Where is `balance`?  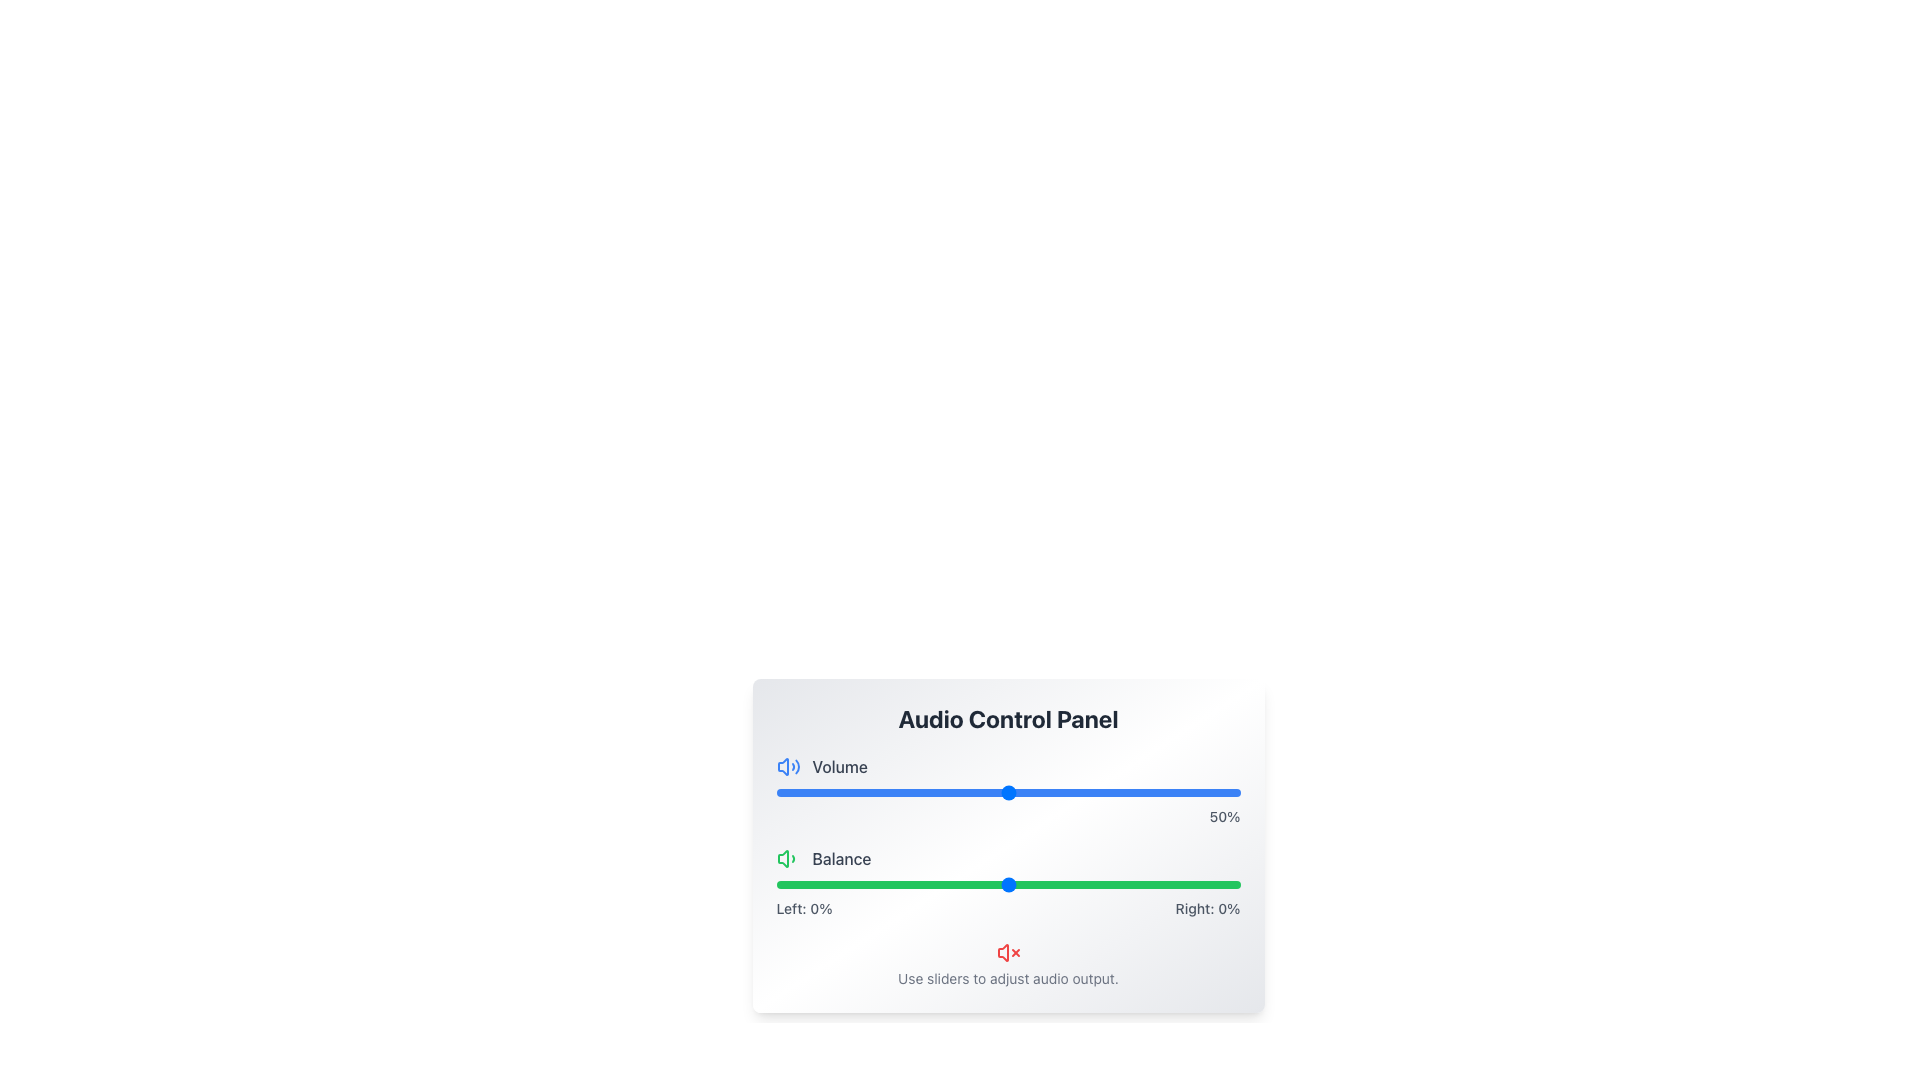
balance is located at coordinates (798, 883).